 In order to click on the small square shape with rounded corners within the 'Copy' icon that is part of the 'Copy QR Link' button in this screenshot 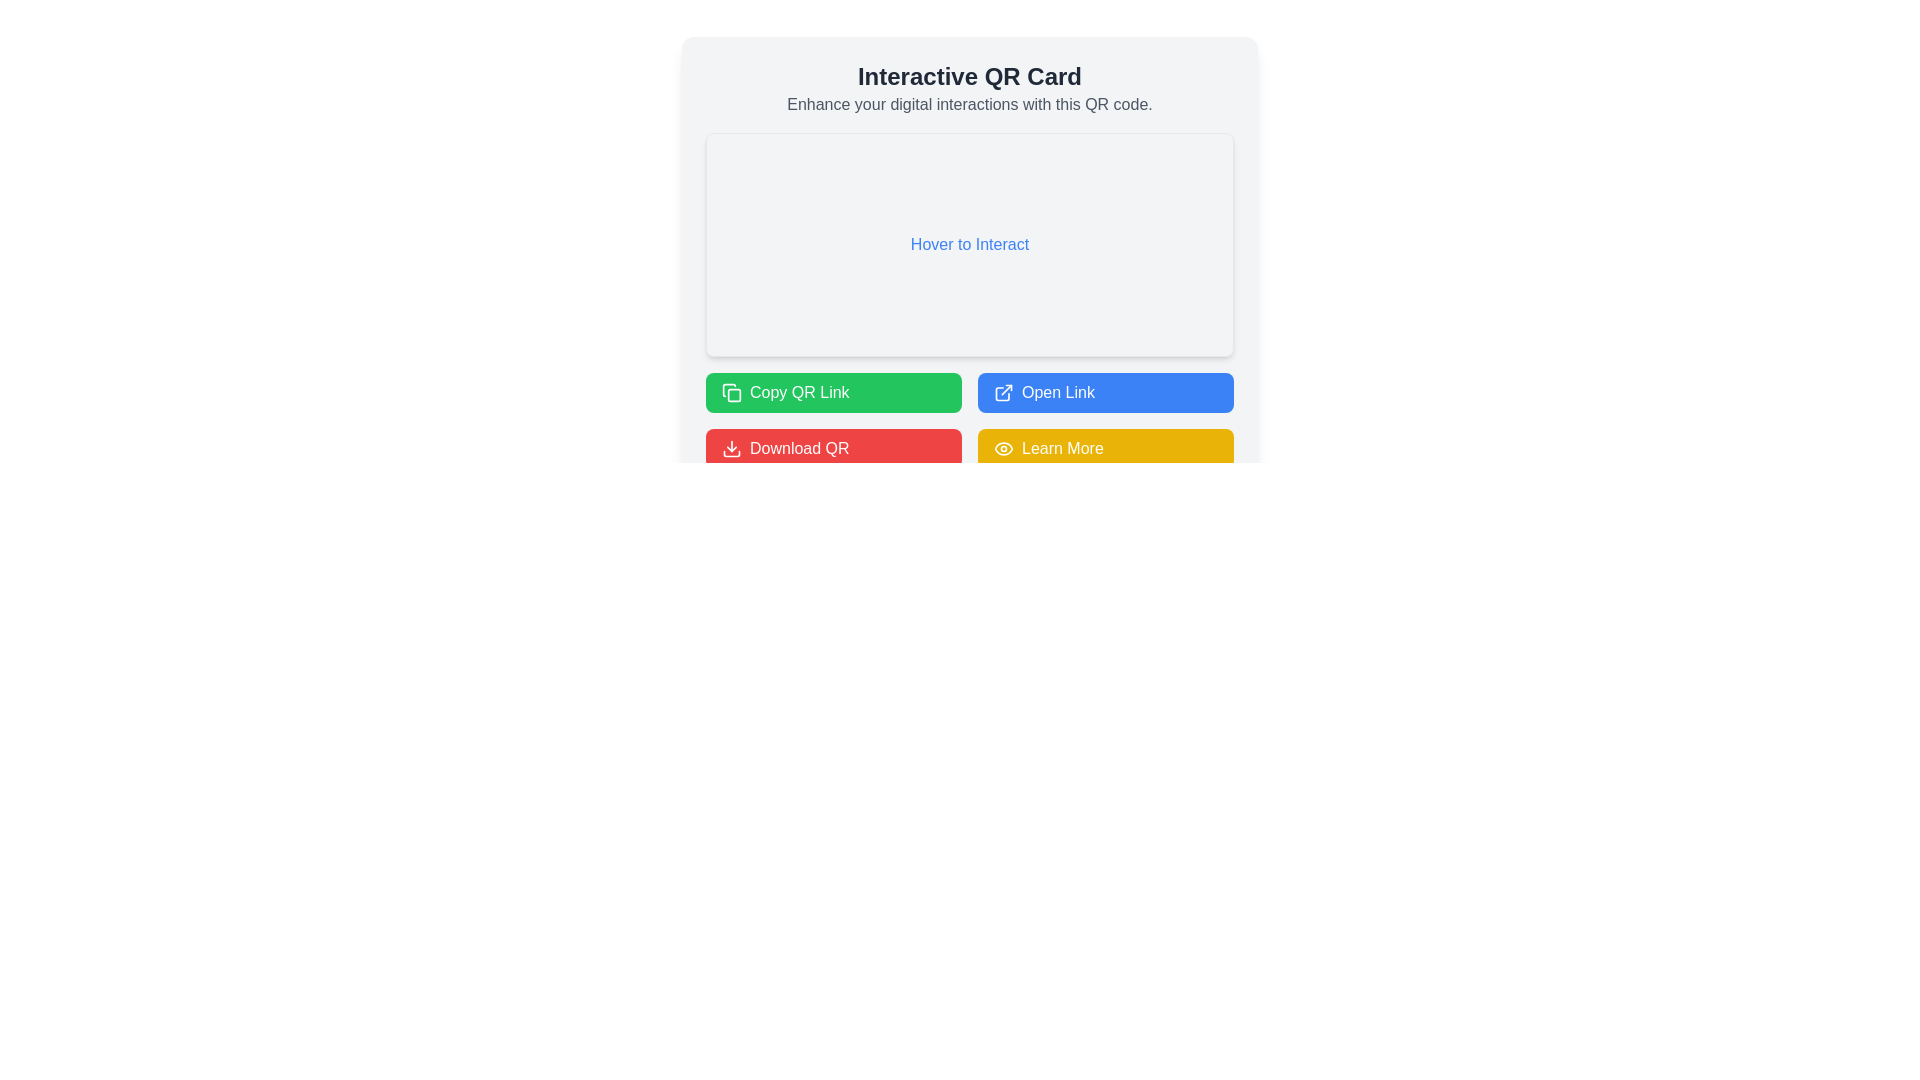, I will do `click(733, 395)`.